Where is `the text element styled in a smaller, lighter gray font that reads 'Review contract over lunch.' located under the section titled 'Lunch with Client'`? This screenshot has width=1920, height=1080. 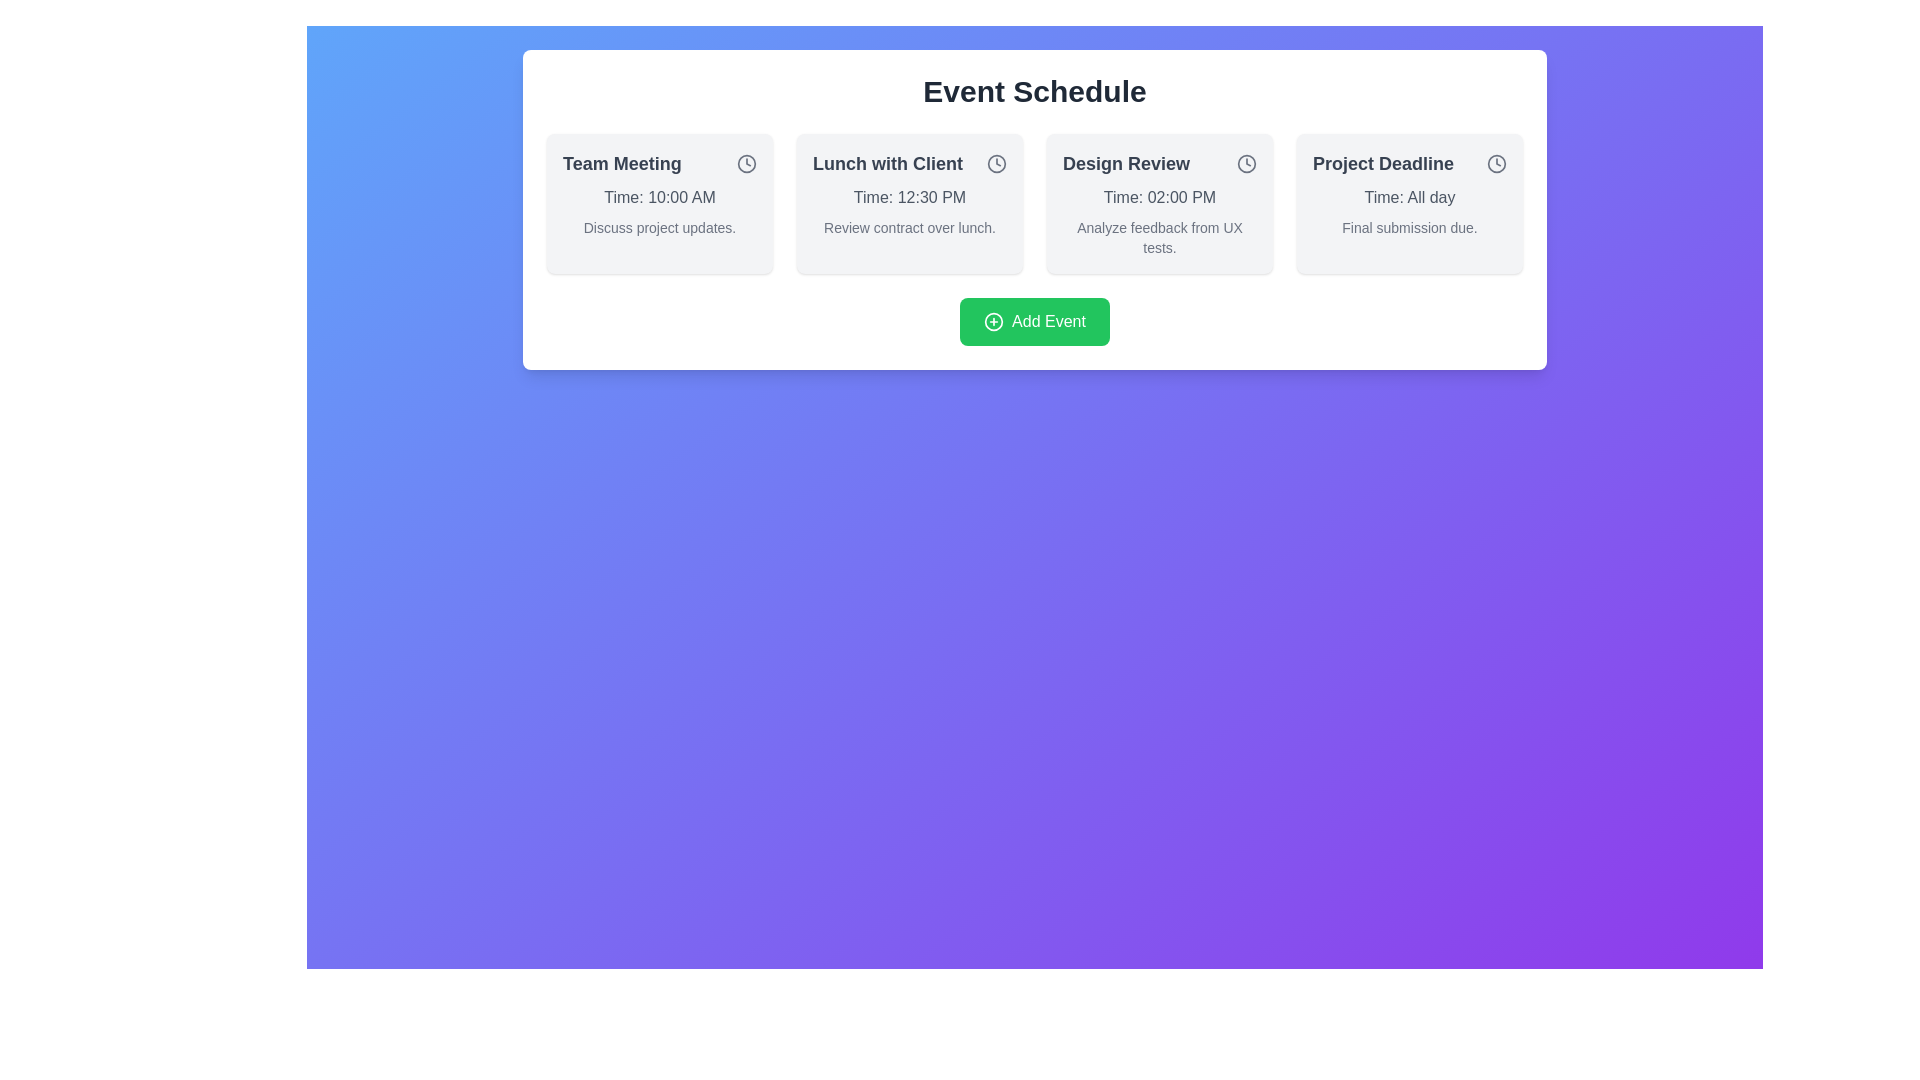 the text element styled in a smaller, lighter gray font that reads 'Review contract over lunch.' located under the section titled 'Lunch with Client' is located at coordinates (909, 226).